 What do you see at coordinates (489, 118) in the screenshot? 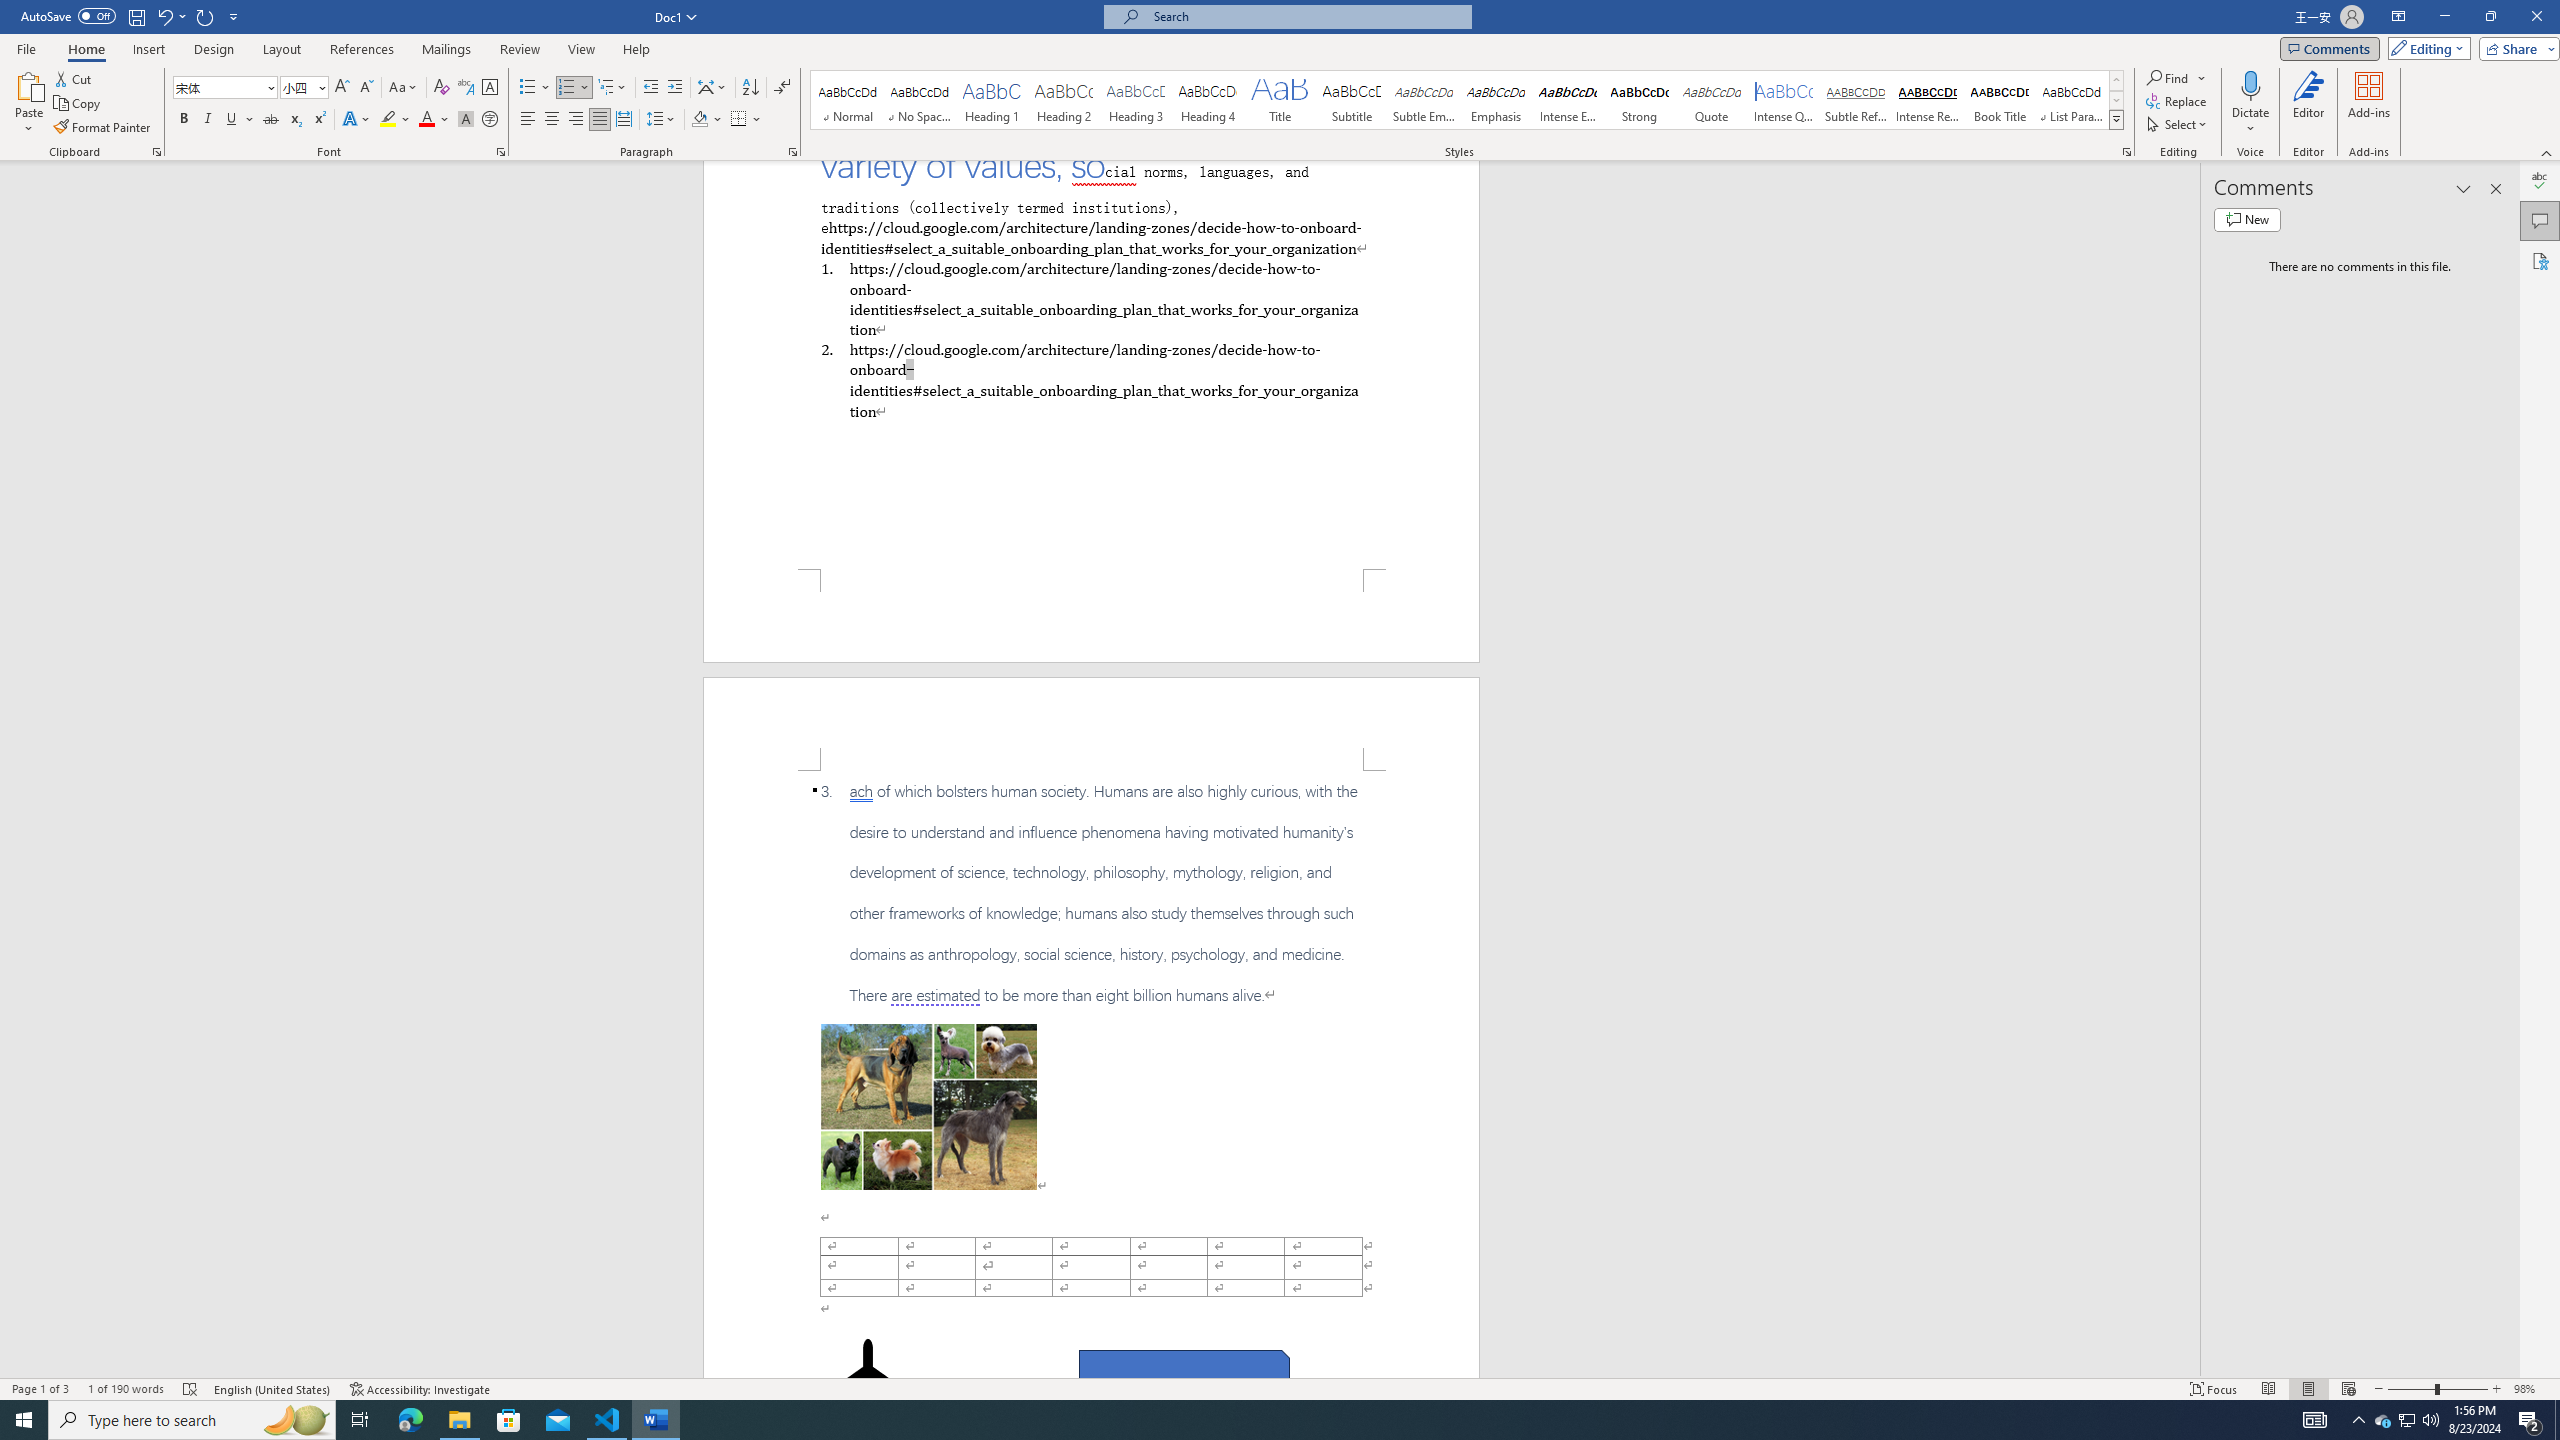
I see `'Enclose Characters...'` at bounding box center [489, 118].